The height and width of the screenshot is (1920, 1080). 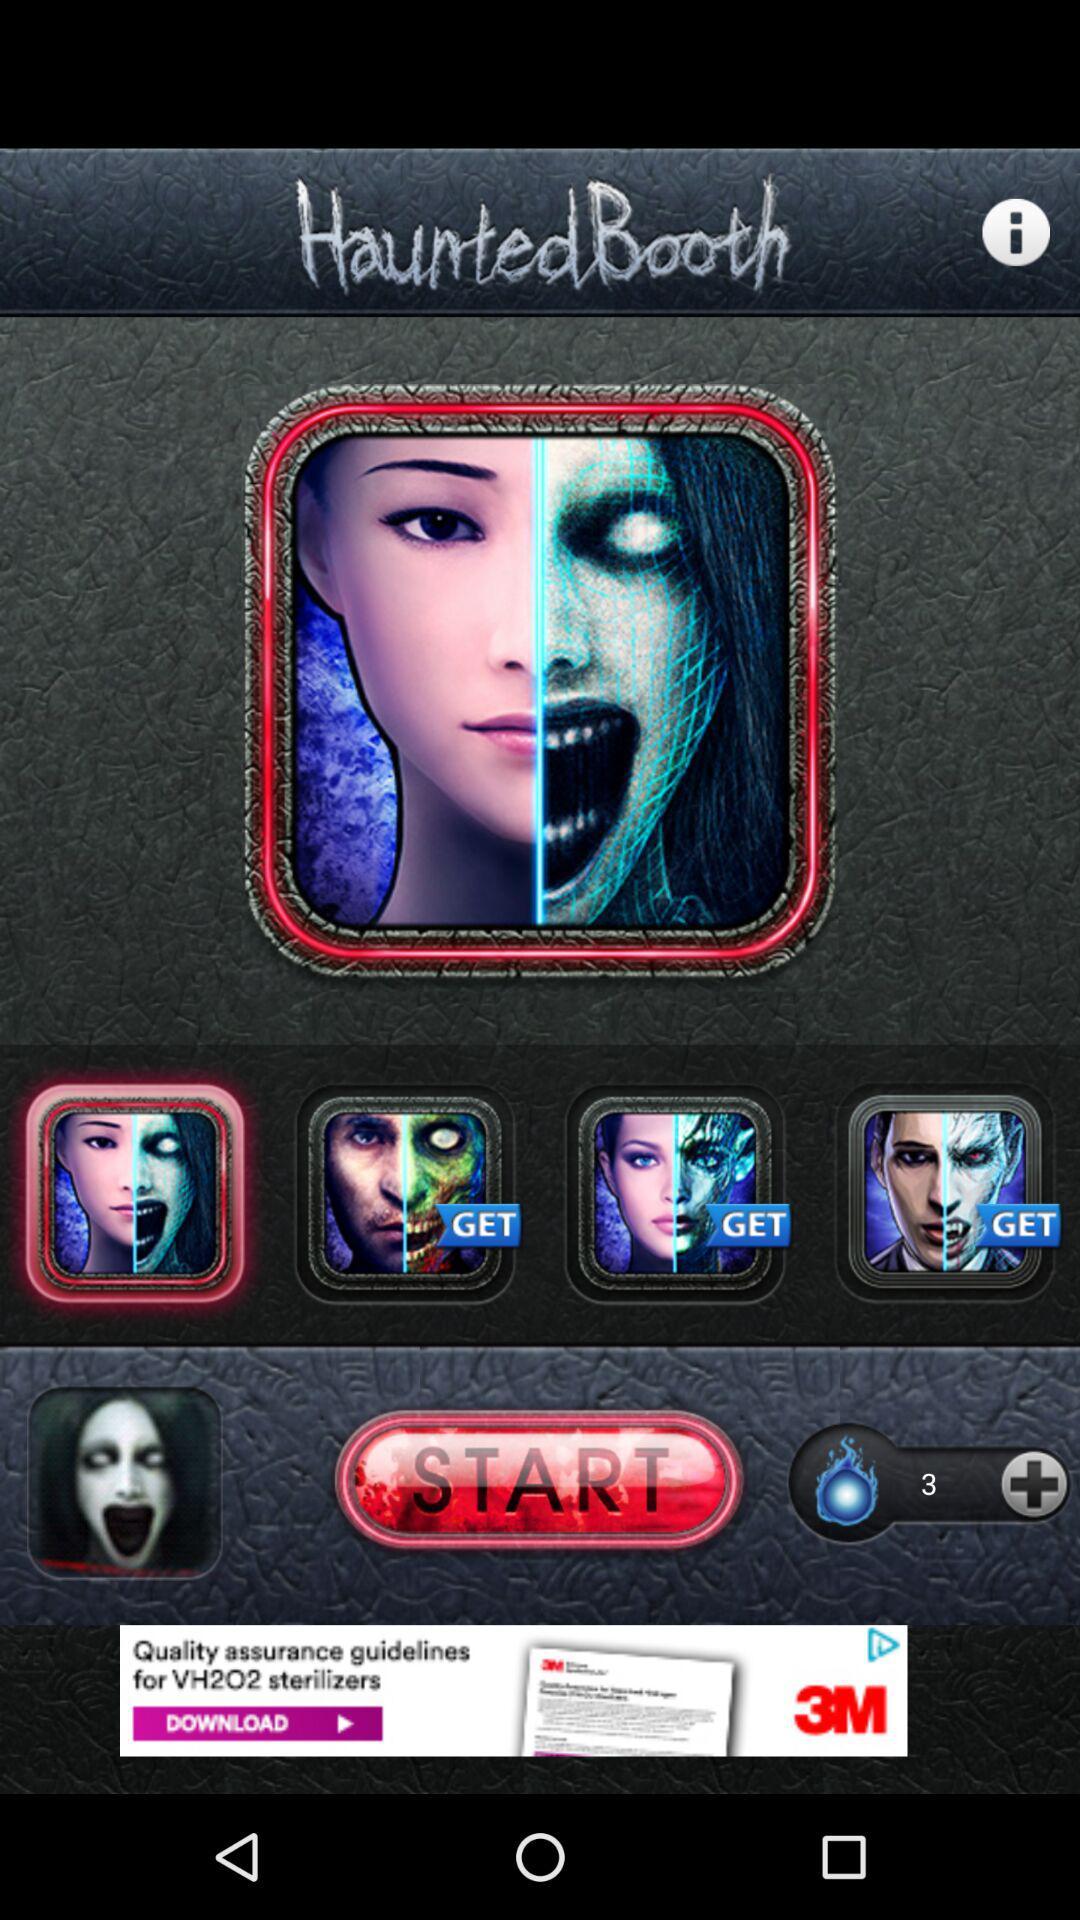 I want to click on show information, so click(x=1016, y=232).